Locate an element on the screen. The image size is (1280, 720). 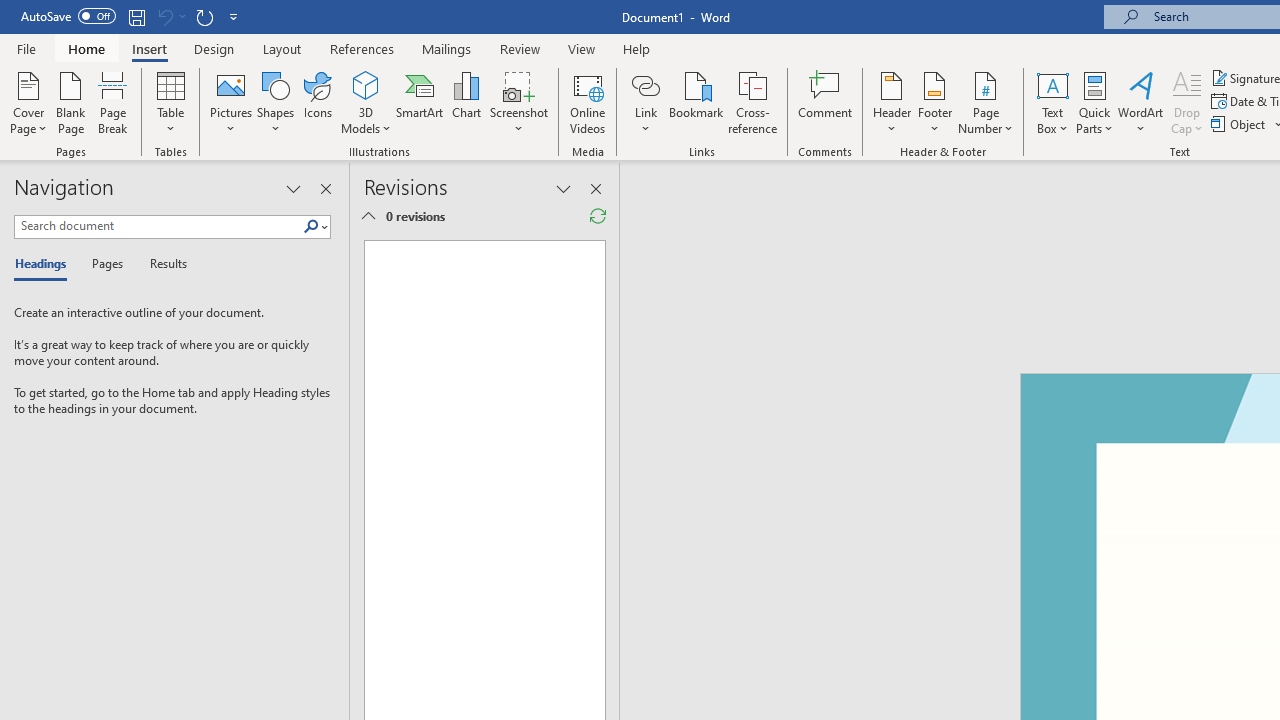
'3D Models' is located at coordinates (366, 84).